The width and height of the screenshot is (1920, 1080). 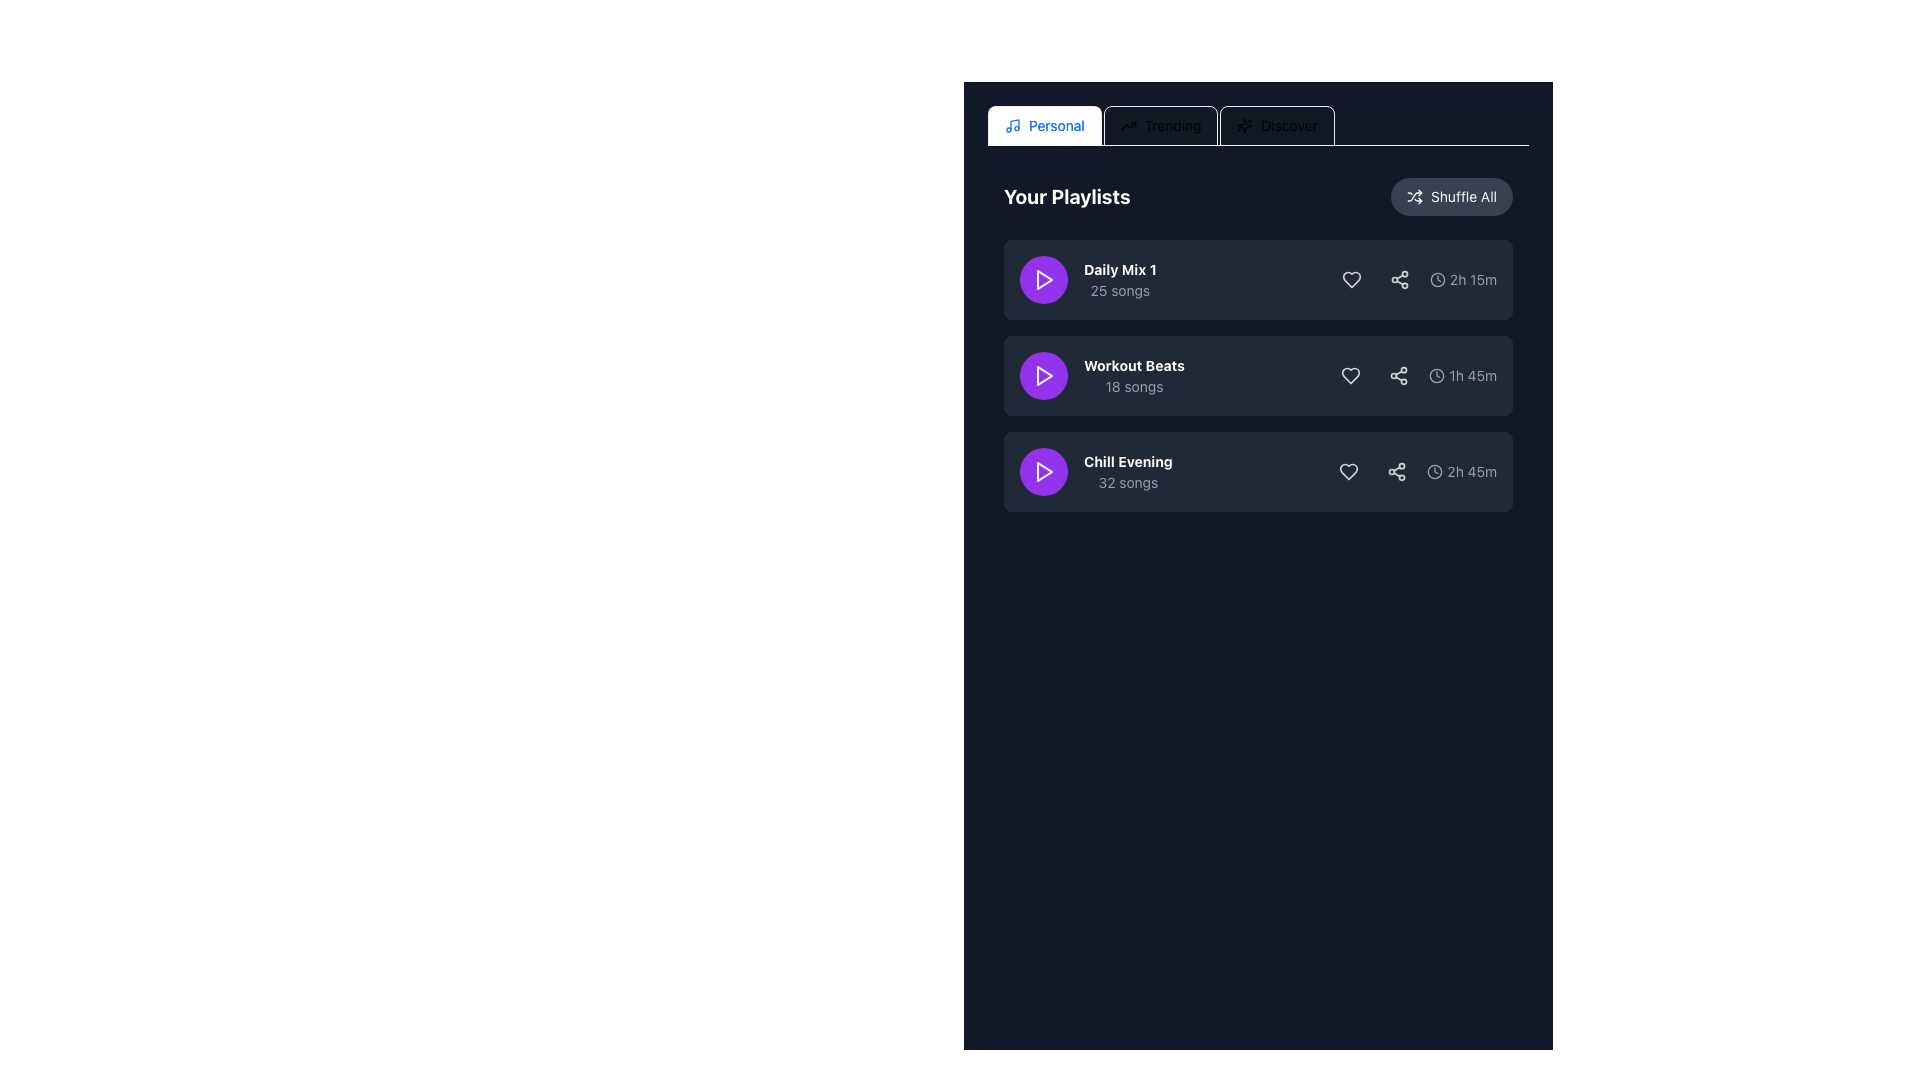 What do you see at coordinates (1134, 366) in the screenshot?
I see `the text label that serves as the title for the 'Workout Beats' playlist, which is located in 'Your Playlists' and is positioned above the '18 songs' description` at bounding box center [1134, 366].